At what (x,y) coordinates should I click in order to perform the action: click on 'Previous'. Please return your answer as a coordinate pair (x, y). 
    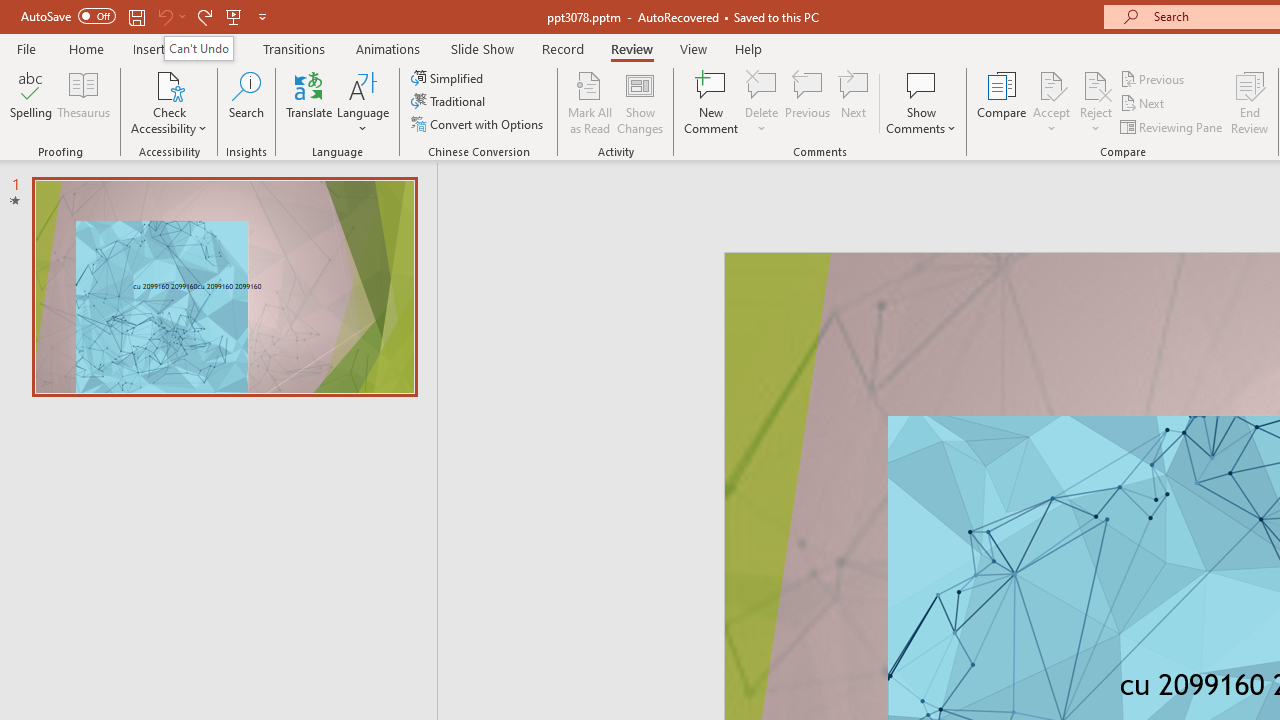
    Looking at the image, I should click on (1153, 78).